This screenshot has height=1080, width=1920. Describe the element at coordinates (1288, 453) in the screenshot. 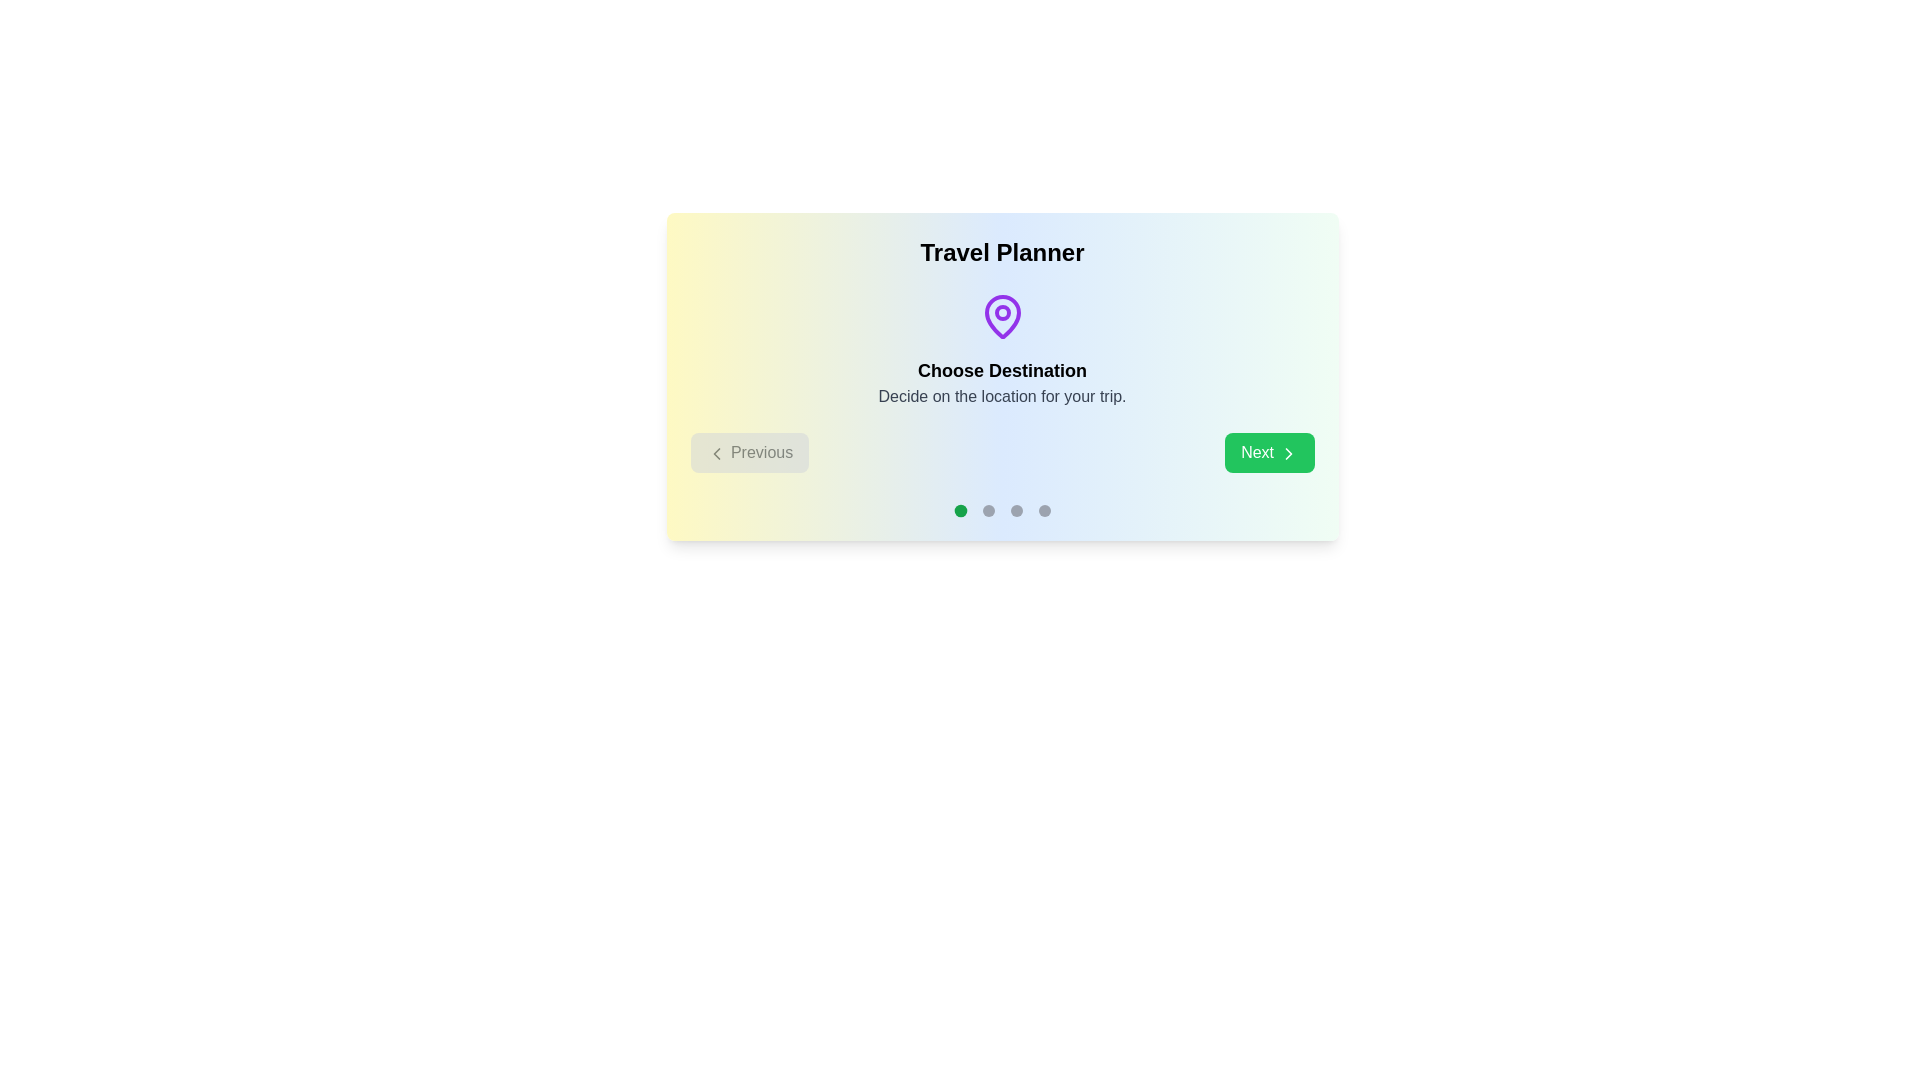

I see `the chevron icon located in the bottom-right section of the interface, which indicates progression or navigation as part of the 'Next' button` at that location.